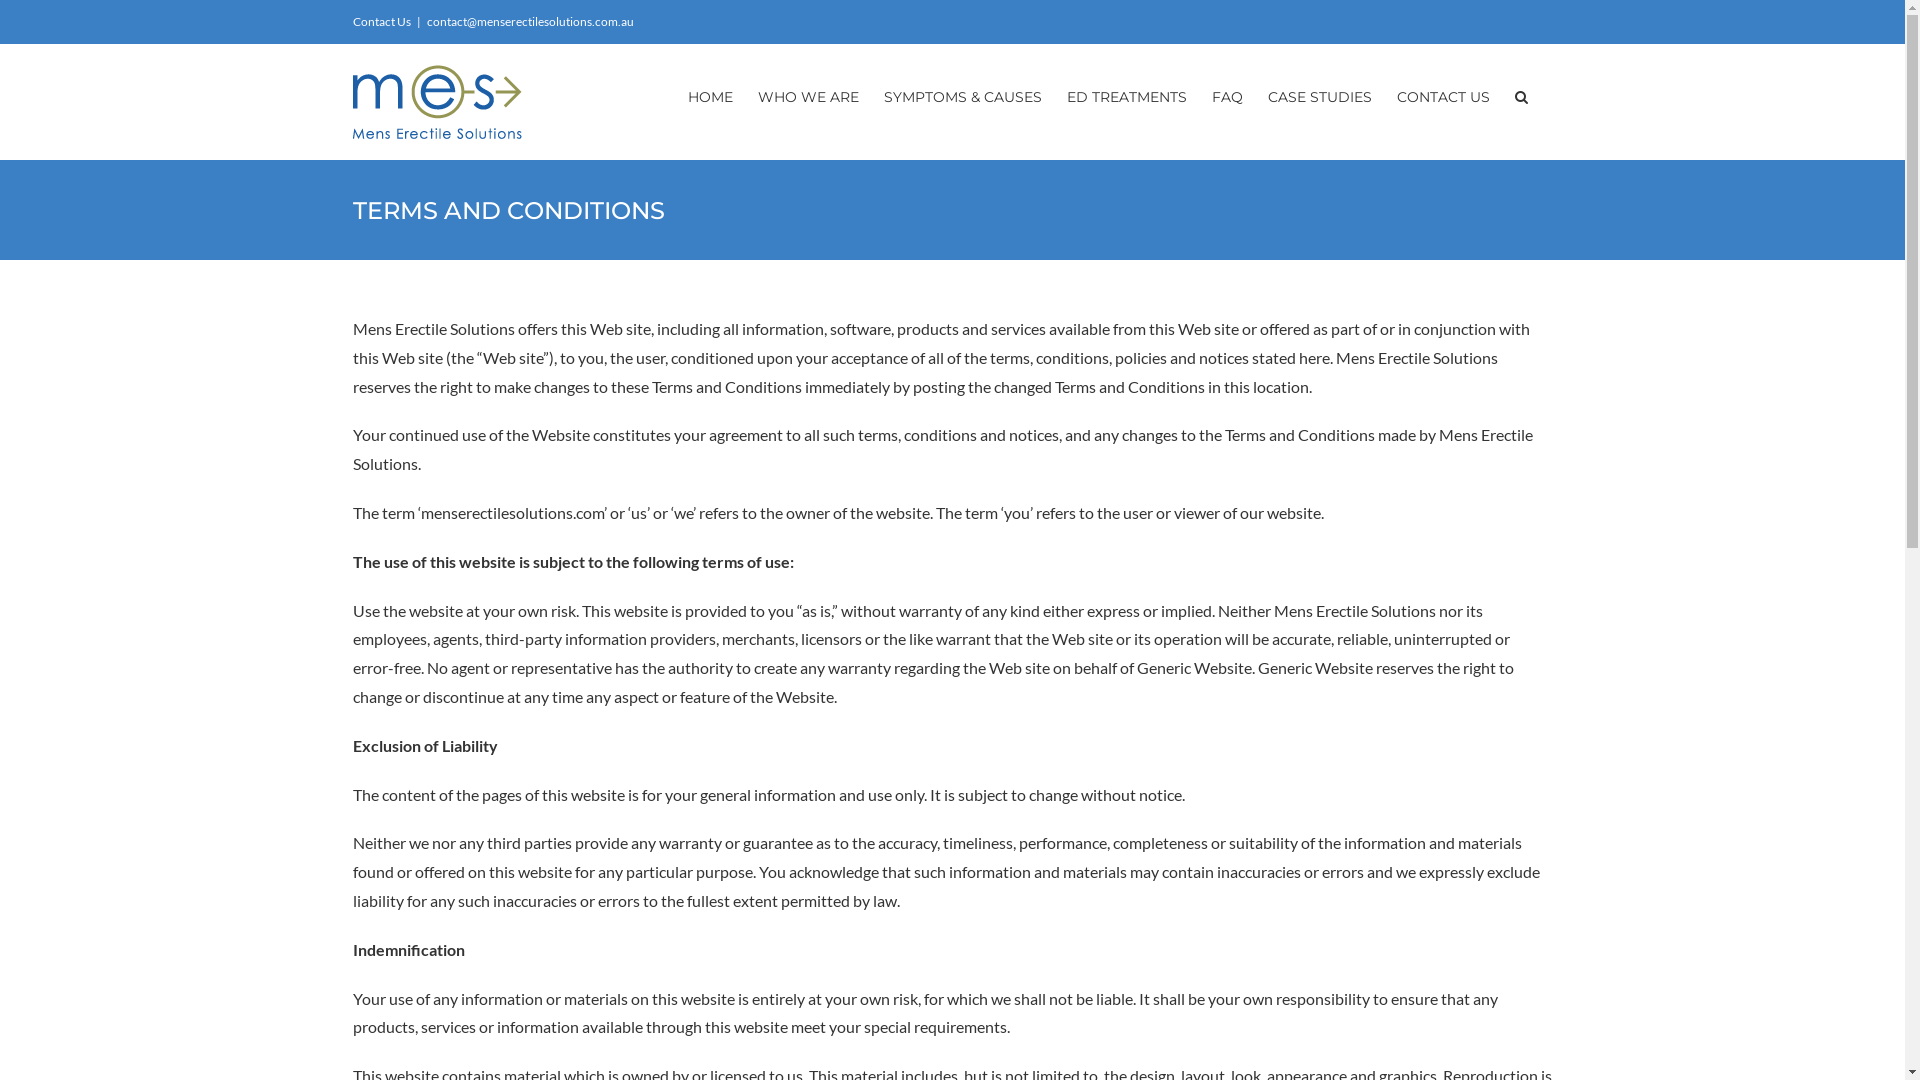 The height and width of the screenshot is (1080, 1920). Describe the element at coordinates (808, 96) in the screenshot. I see `'WHO WE ARE'` at that location.